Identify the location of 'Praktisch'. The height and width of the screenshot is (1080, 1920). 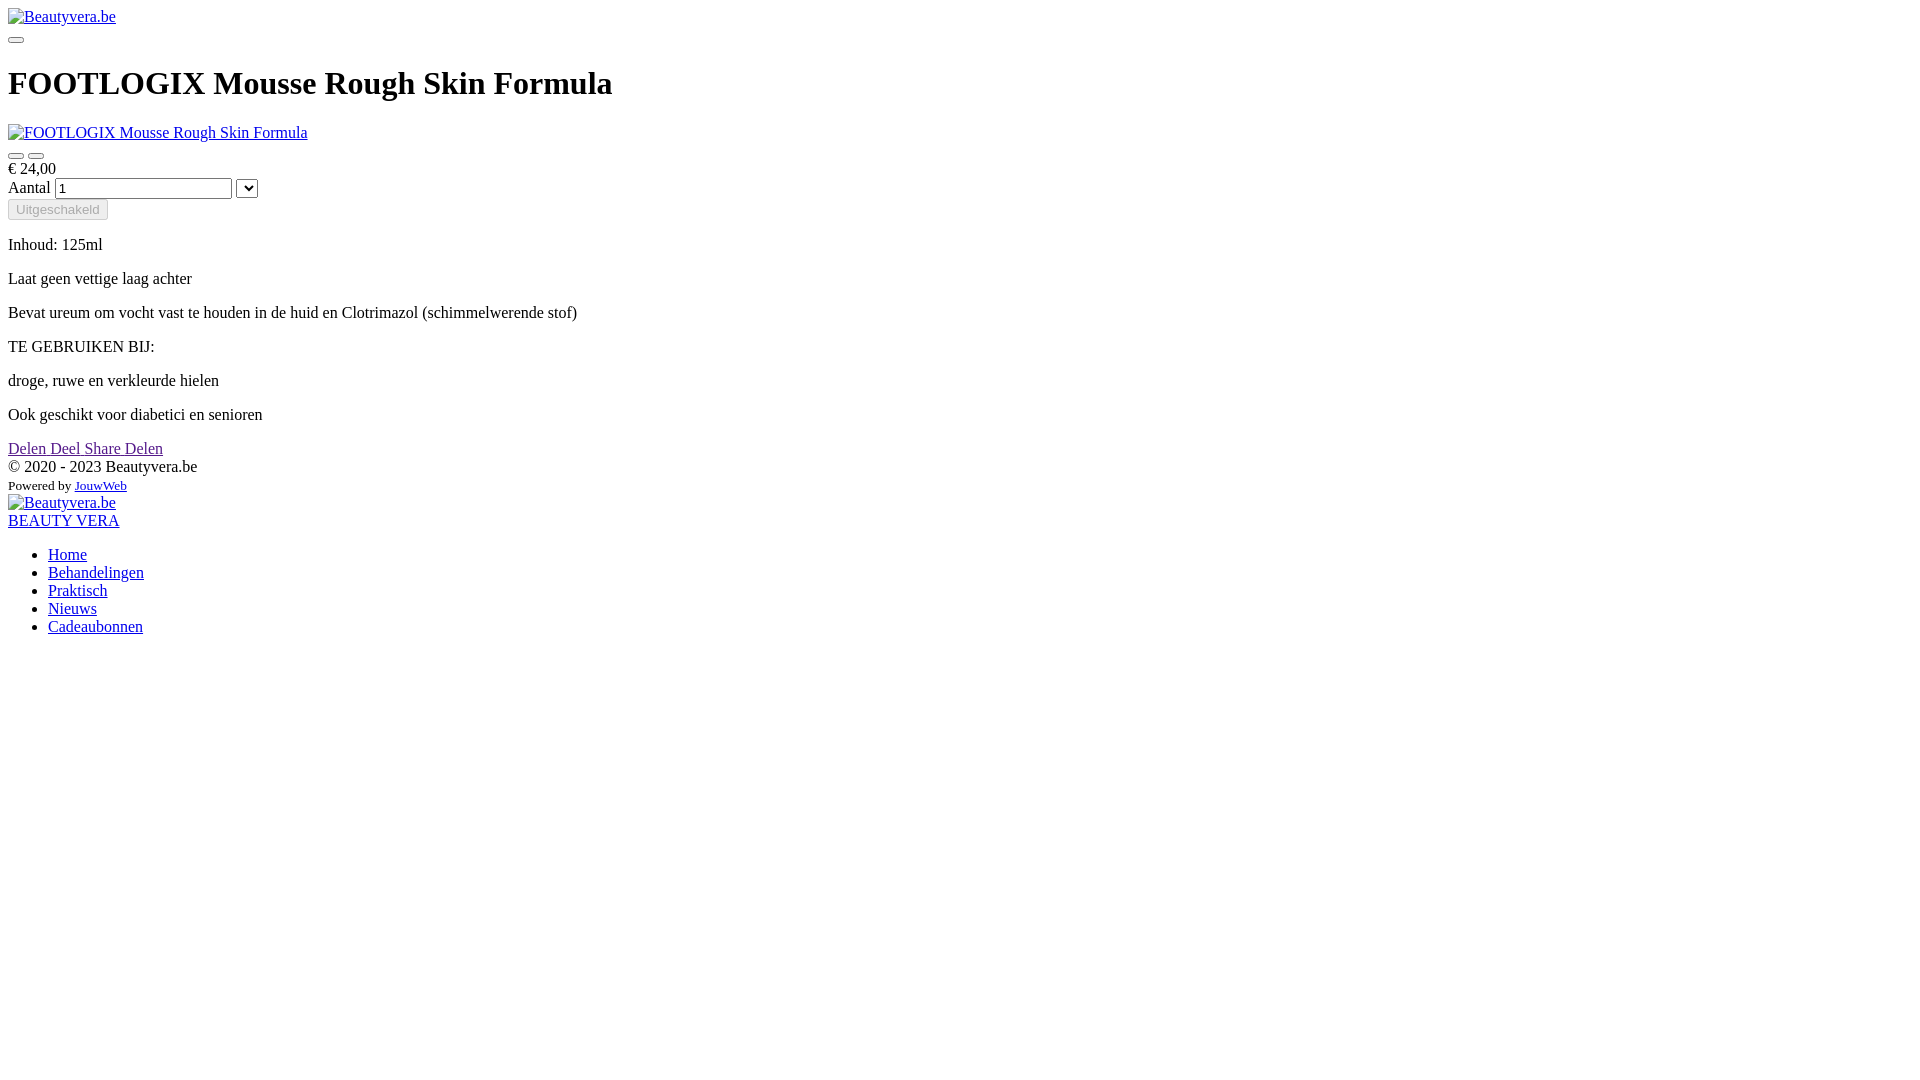
(48, 589).